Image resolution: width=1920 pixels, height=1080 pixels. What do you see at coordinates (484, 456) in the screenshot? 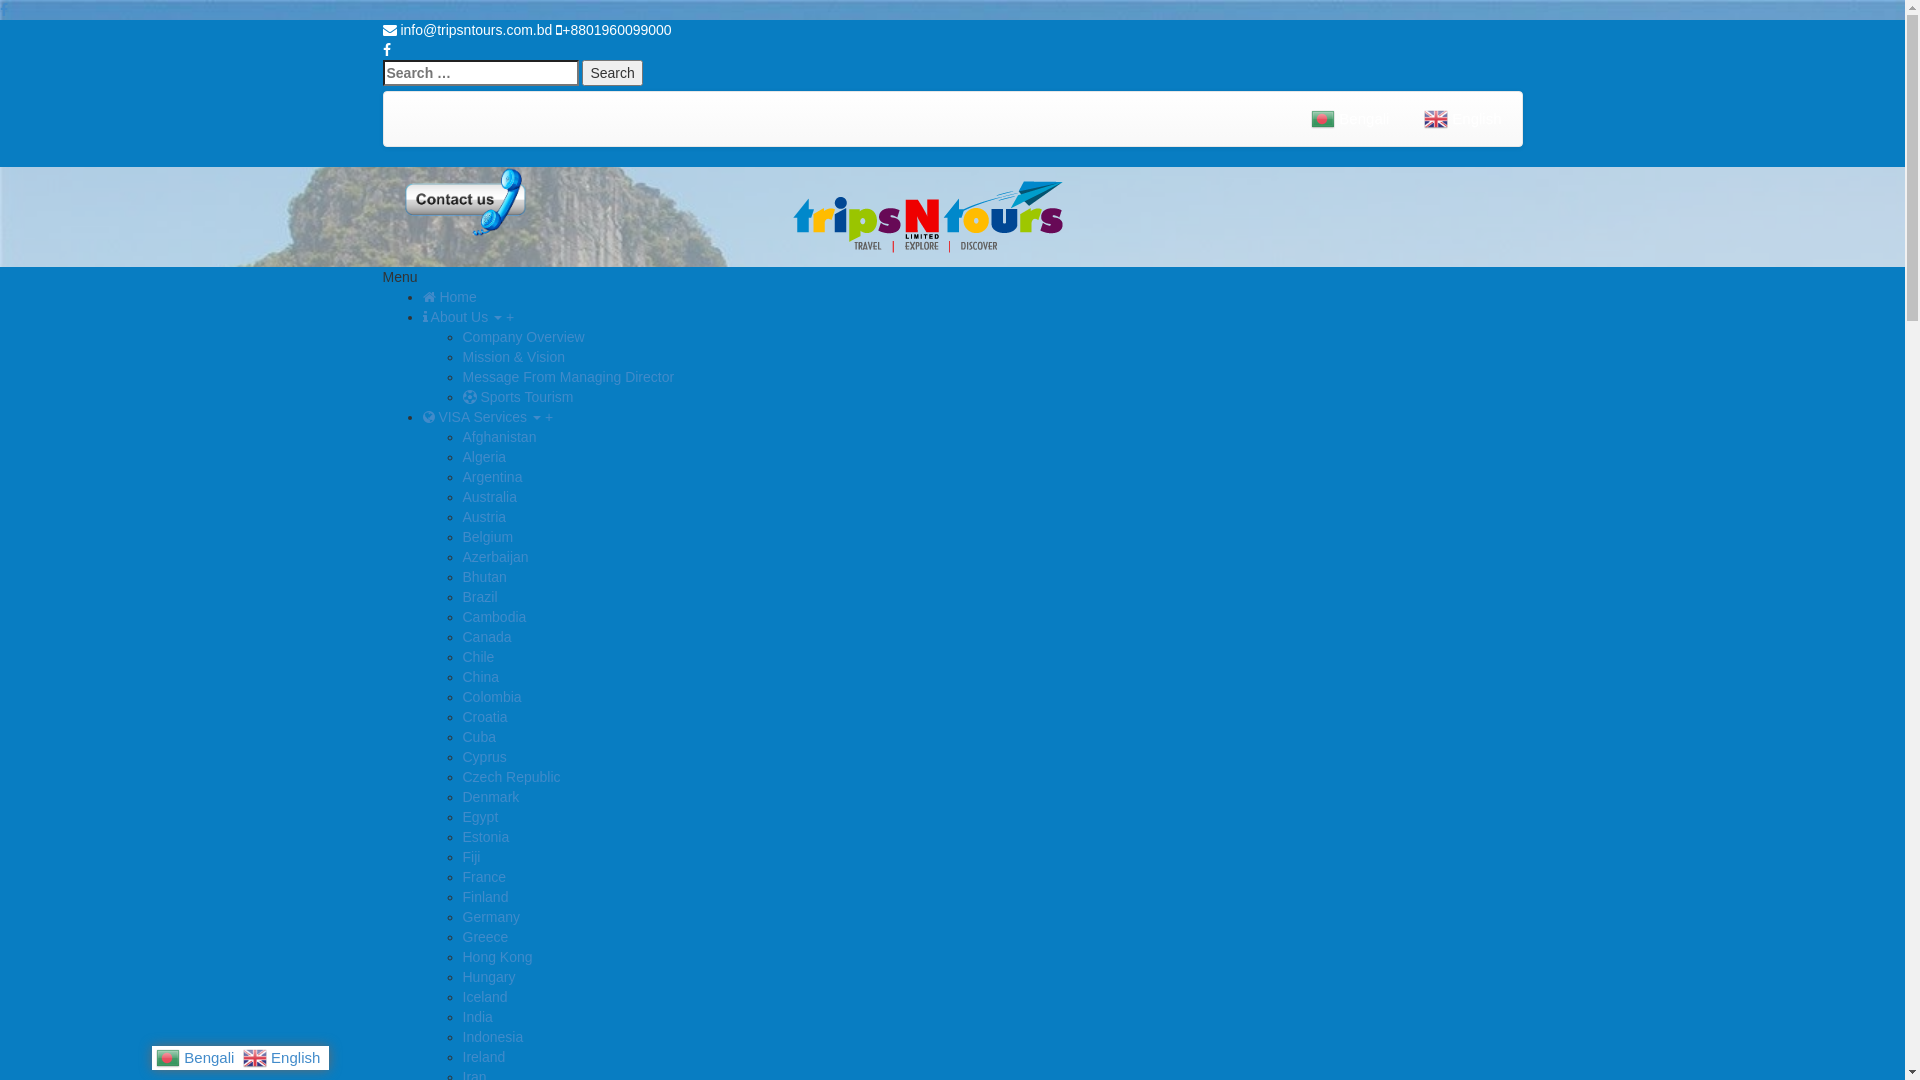
I see `'Algeria'` at bounding box center [484, 456].